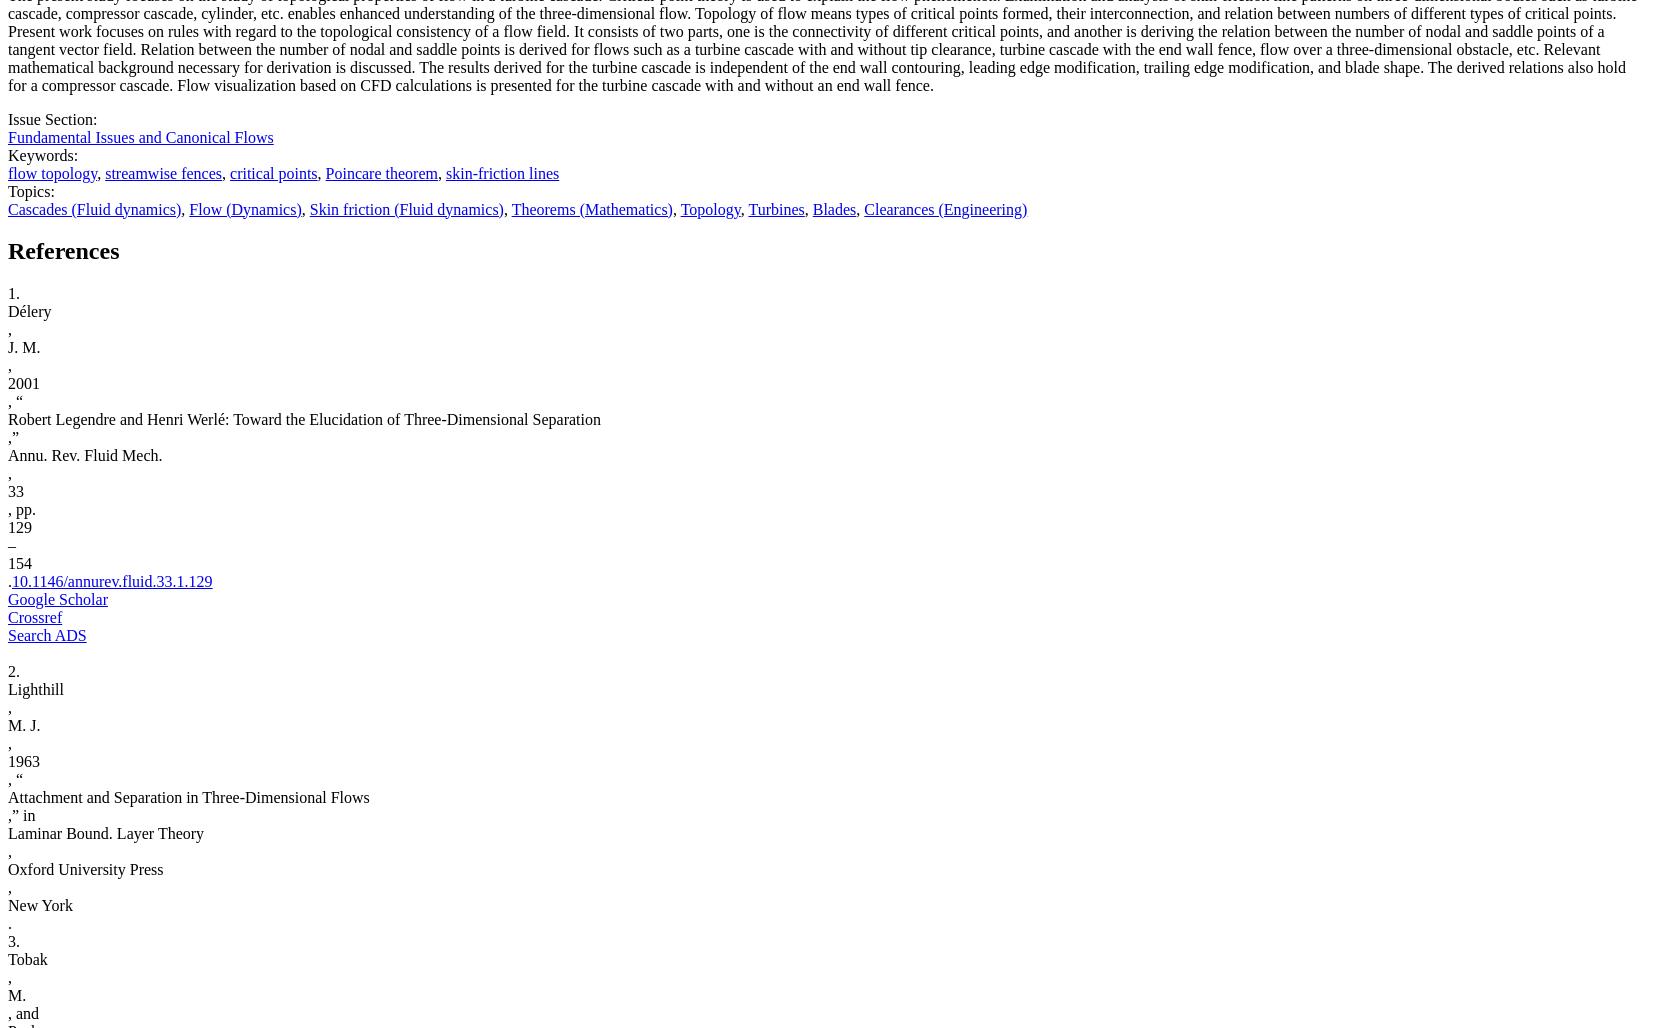  I want to click on 'skin-friction lines', so click(500, 172).